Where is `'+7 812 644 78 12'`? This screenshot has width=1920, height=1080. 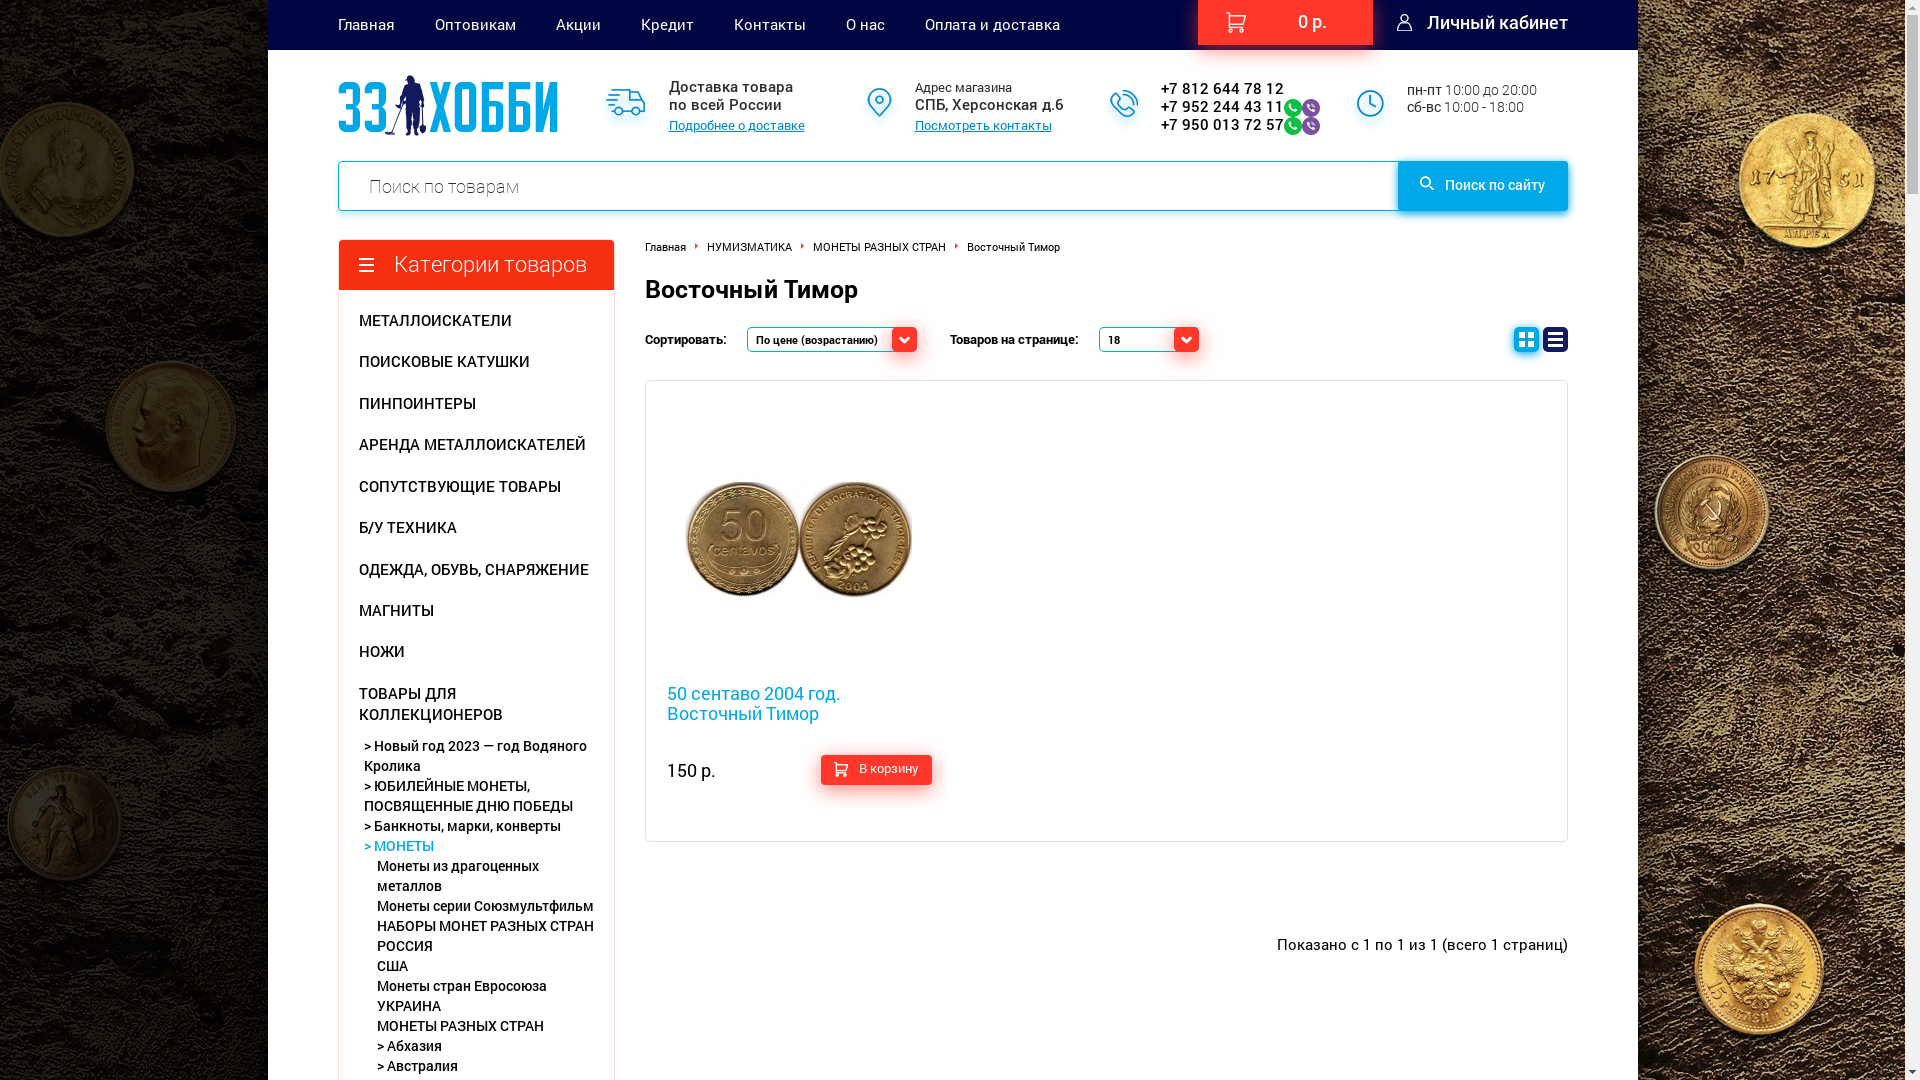 '+7 812 644 78 12' is located at coordinates (1160, 86).